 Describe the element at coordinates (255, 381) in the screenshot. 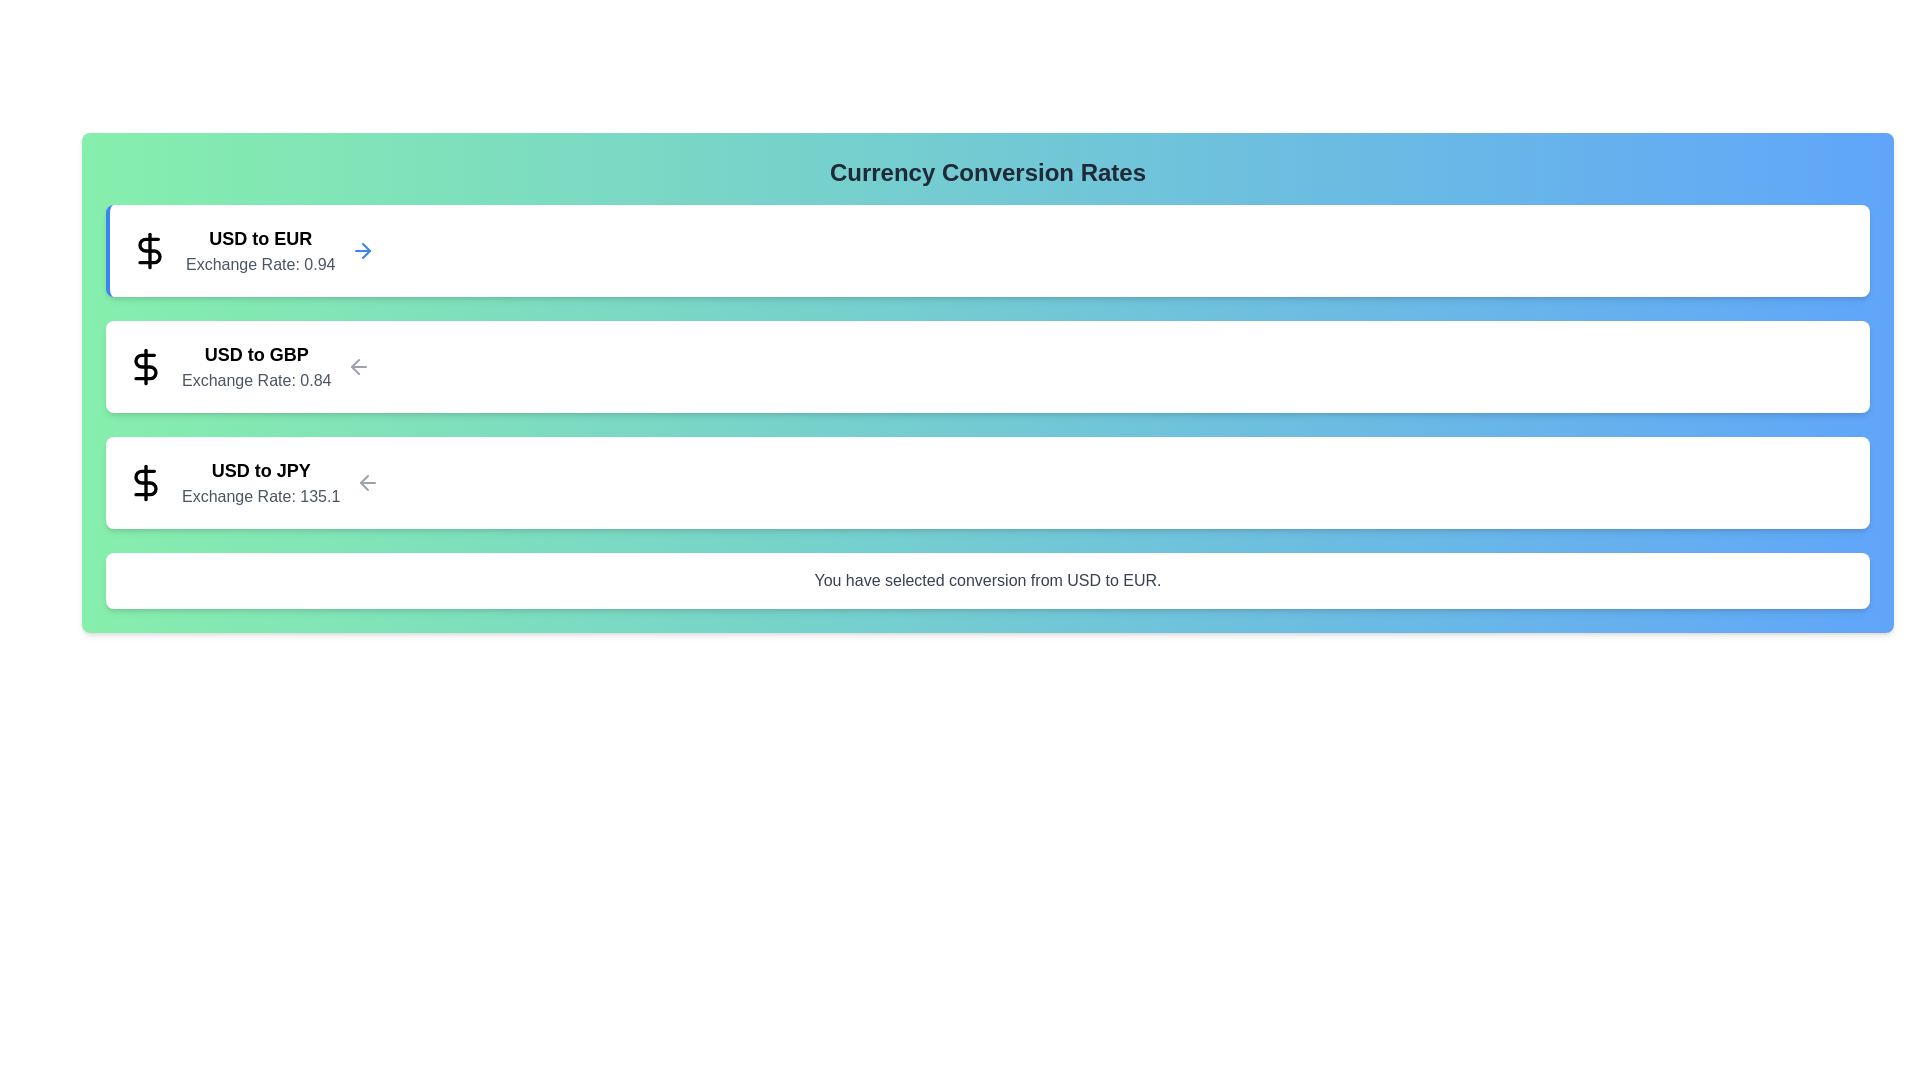

I see `the static text label that reads 'Exchange Rate: 0.84', which is styled in a smaller-sized gray font and positioned below 'USD to GBP' within a currency exchange rates list` at that location.